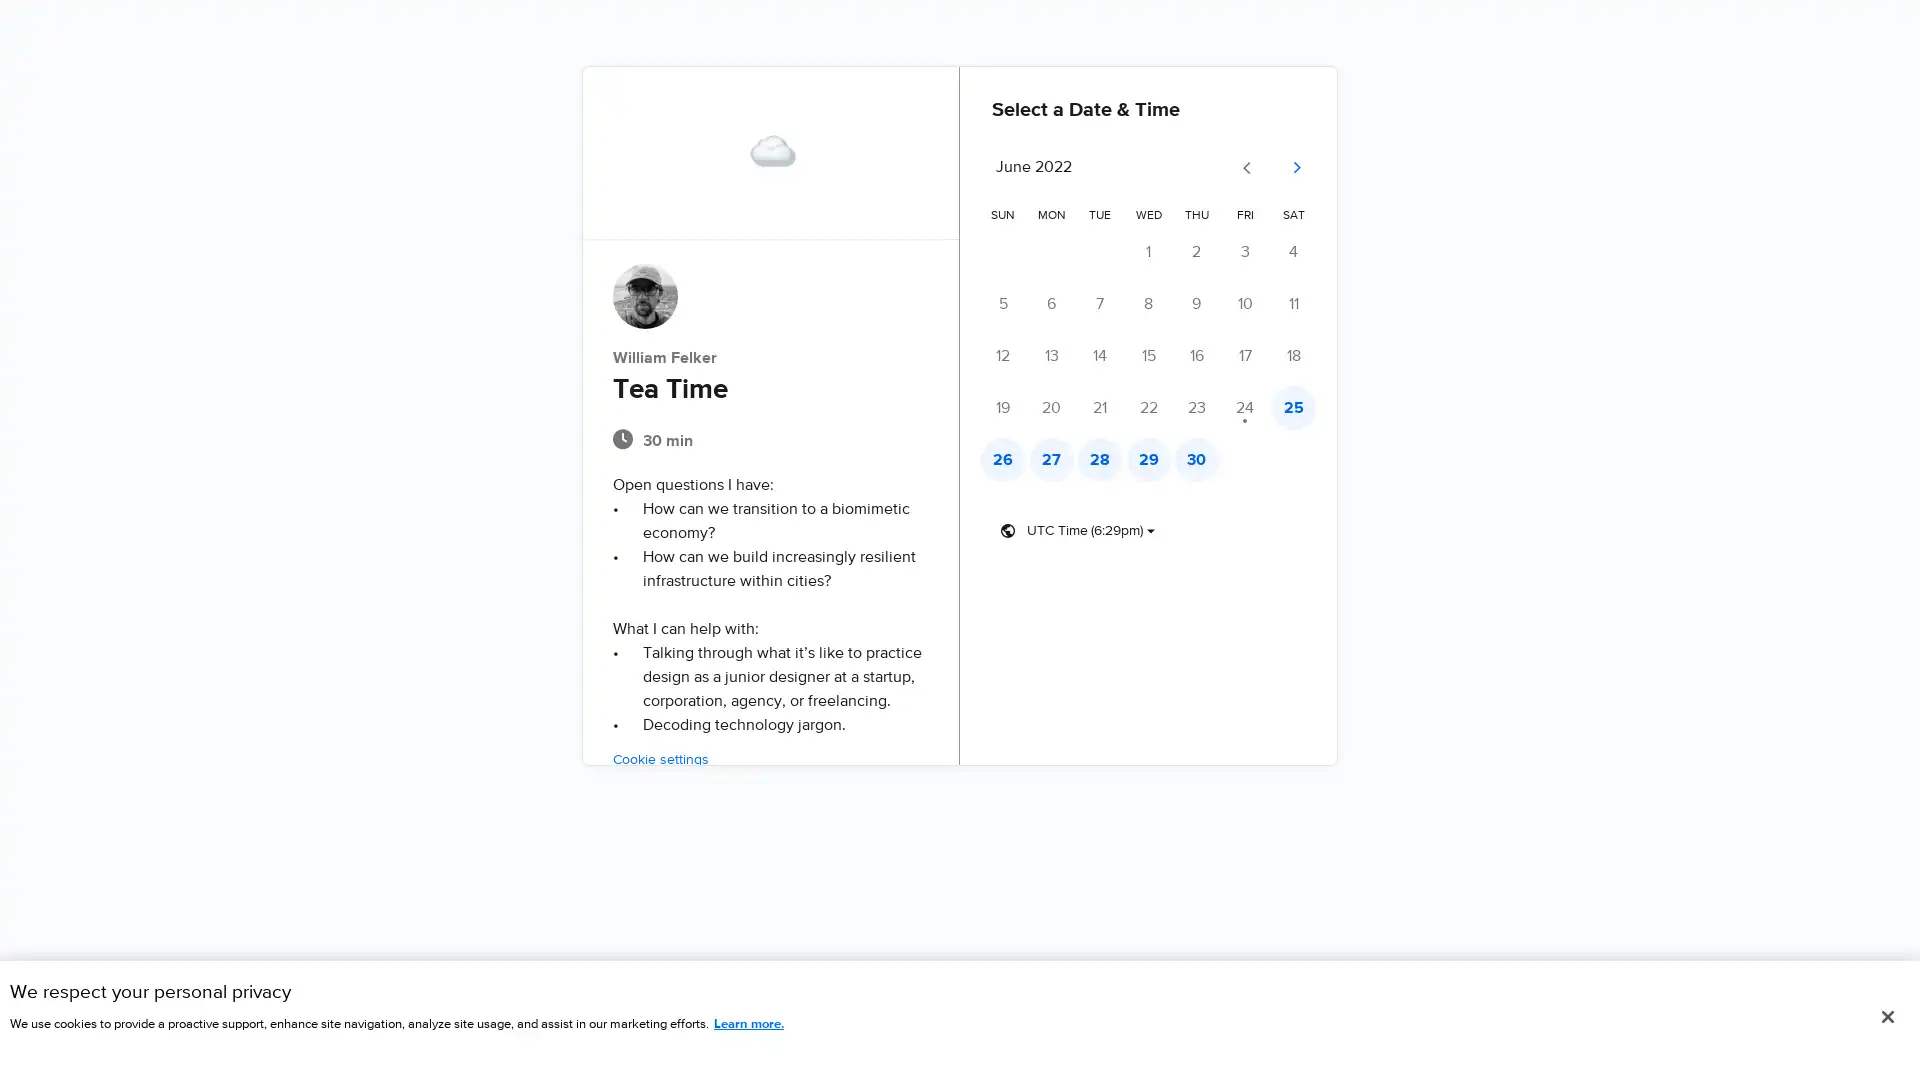 This screenshot has height=1080, width=1920. I want to click on Thursday, June 23 - No times available, so click(1209, 407).